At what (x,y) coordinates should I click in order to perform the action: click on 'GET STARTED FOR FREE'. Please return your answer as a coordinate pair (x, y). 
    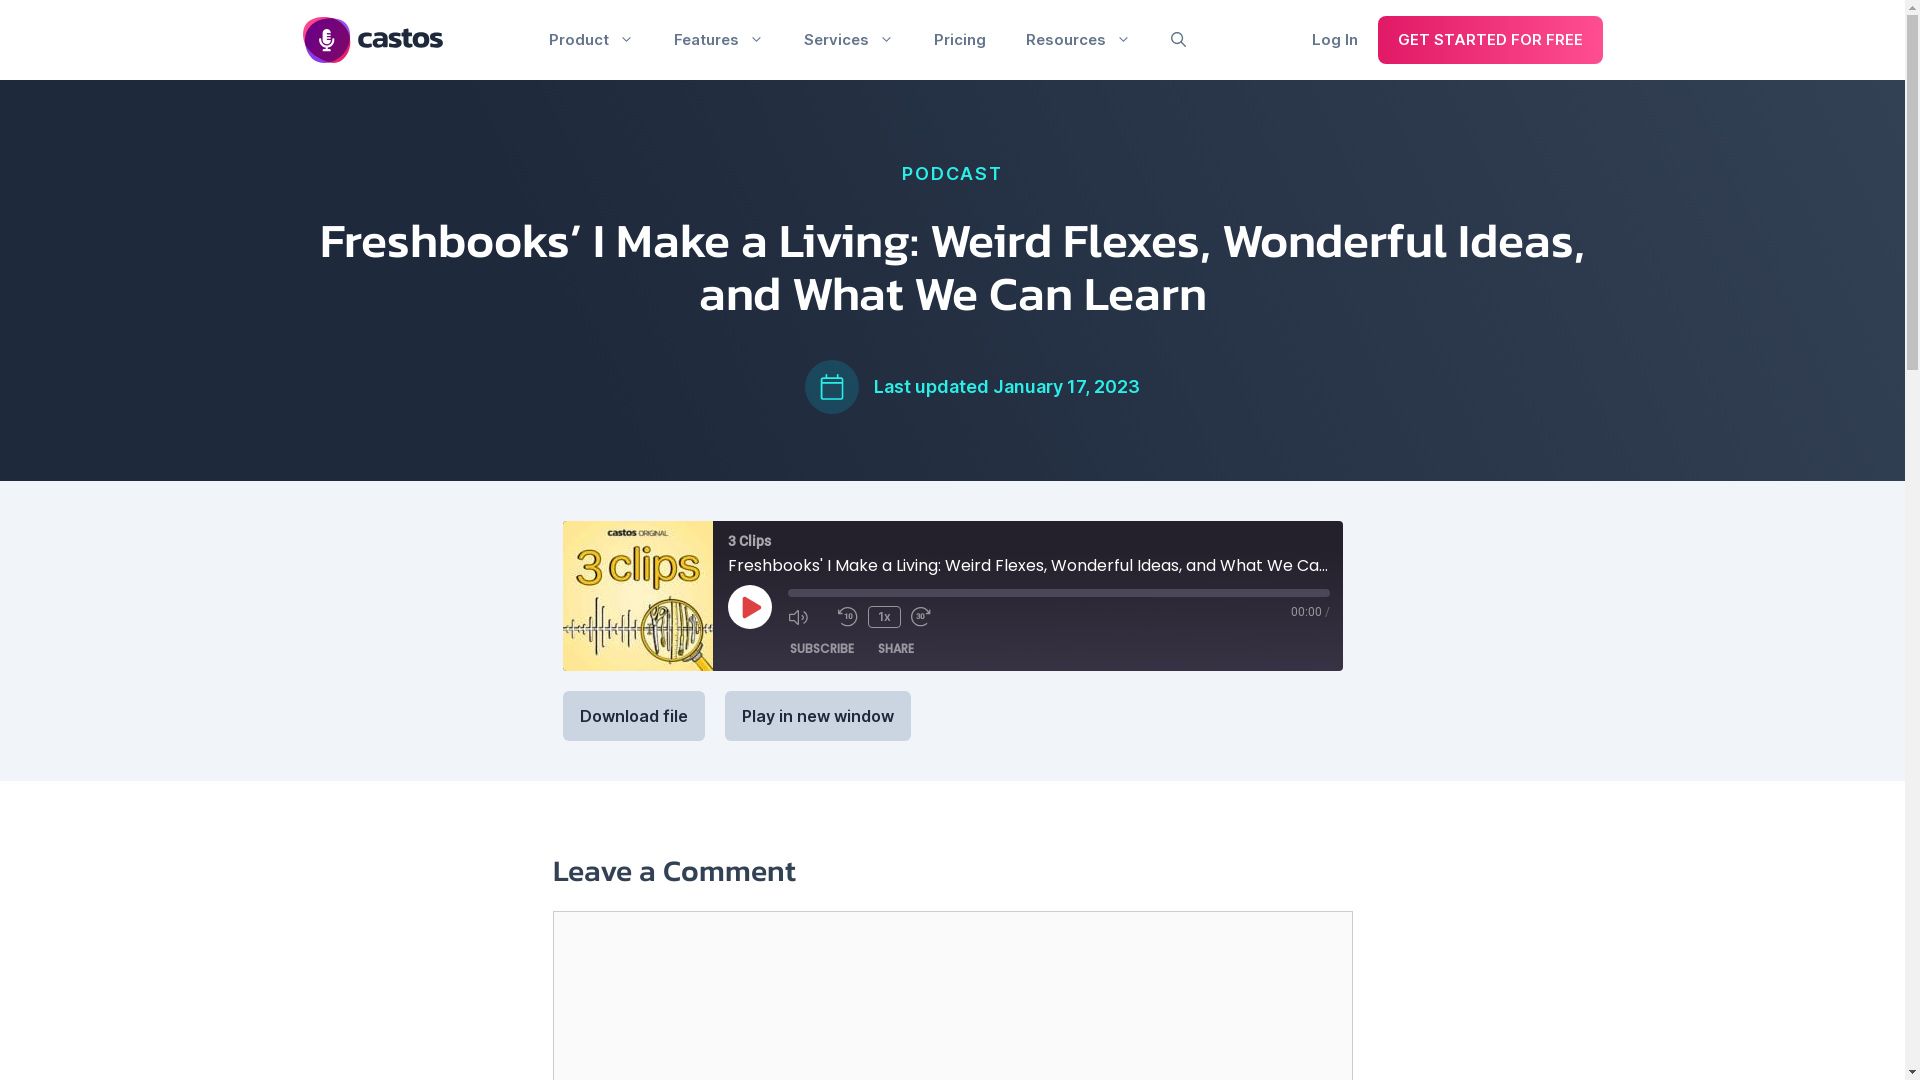
    Looking at the image, I should click on (1376, 39).